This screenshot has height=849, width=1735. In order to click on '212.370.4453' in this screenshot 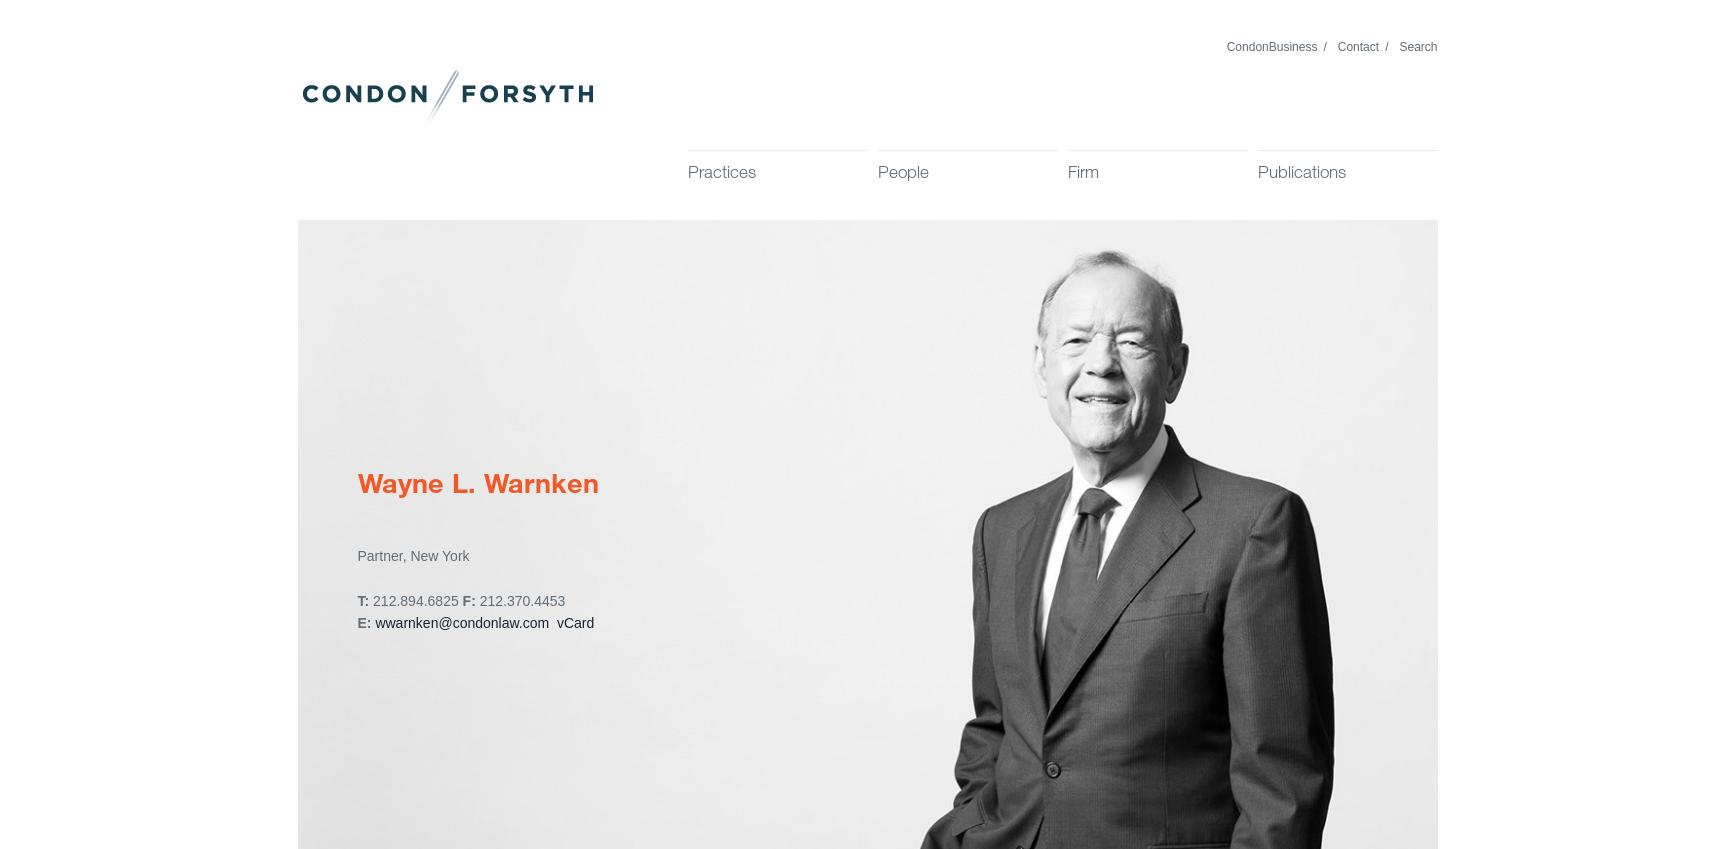, I will do `click(519, 598)`.